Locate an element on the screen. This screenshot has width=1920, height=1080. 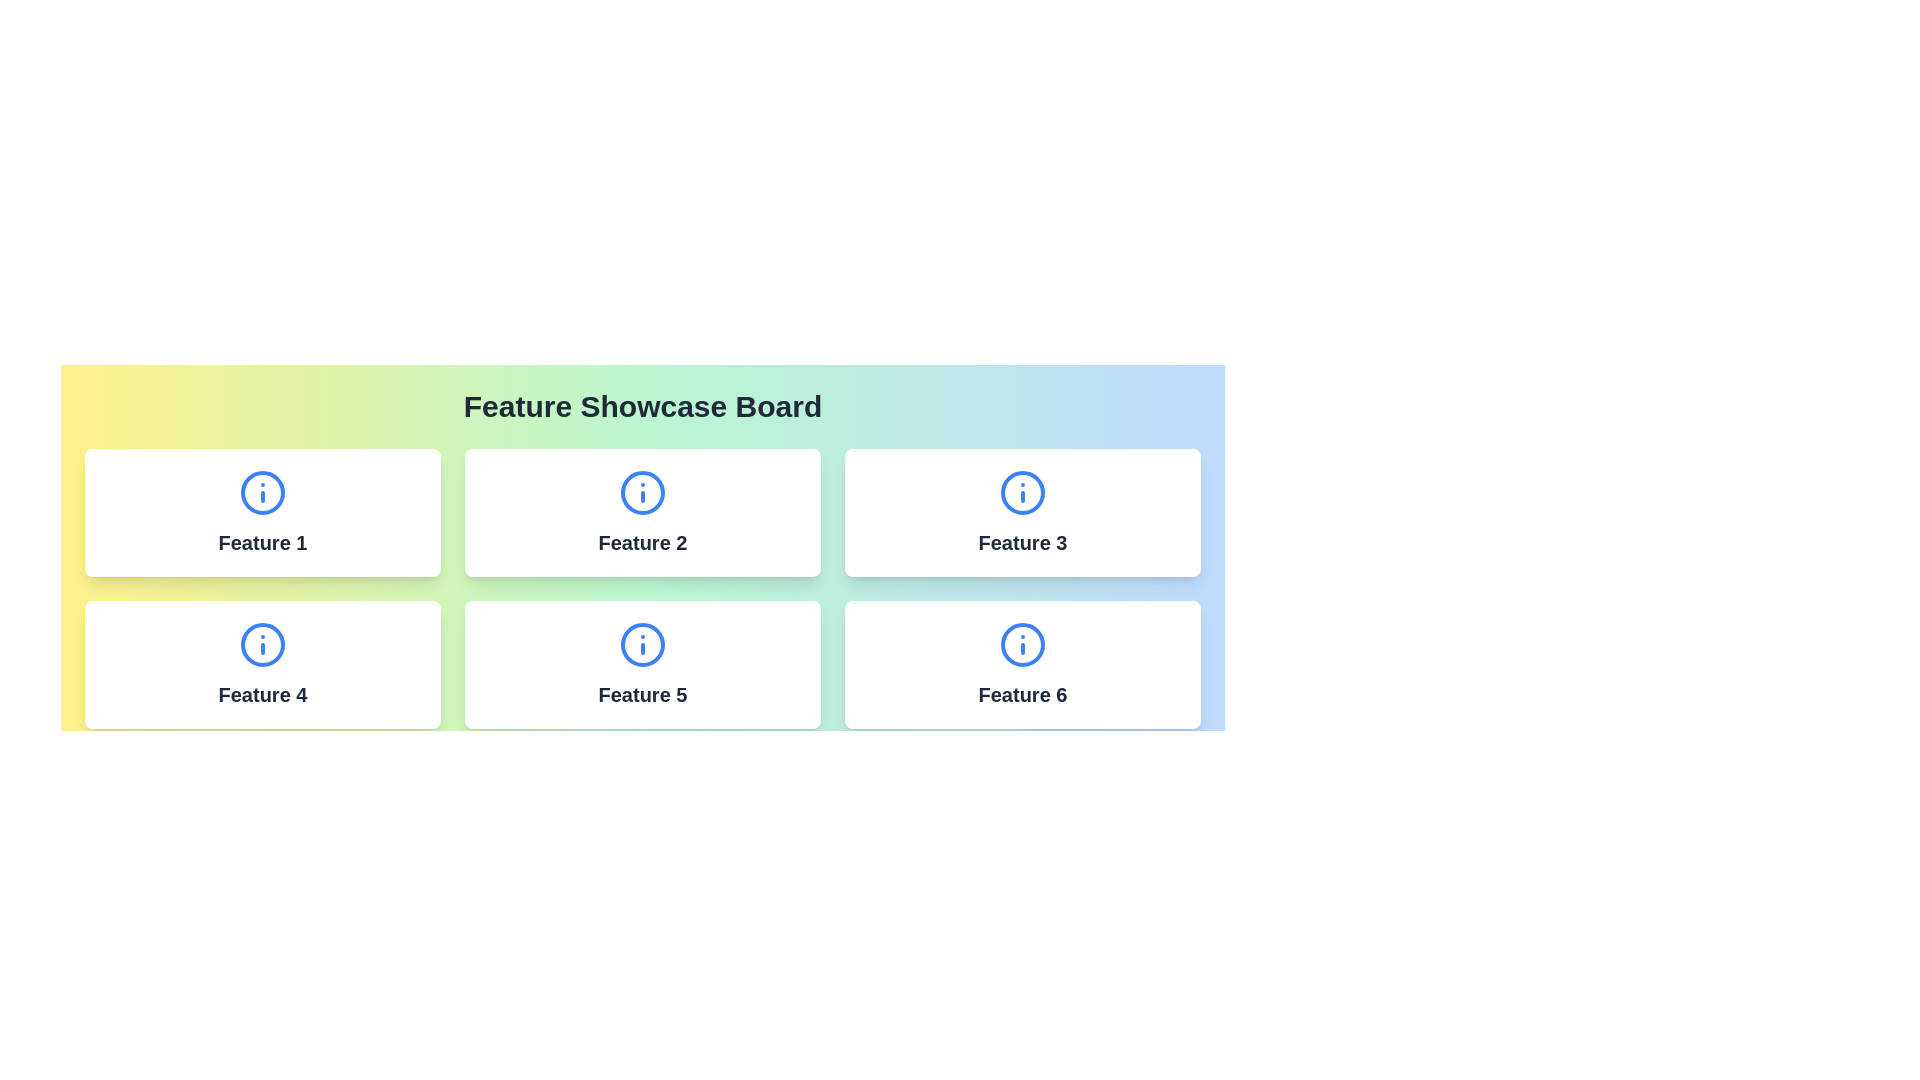
the Interactive card located at the bottom-right corner of the 2-row by 3-column grid layout is located at coordinates (1022, 664).